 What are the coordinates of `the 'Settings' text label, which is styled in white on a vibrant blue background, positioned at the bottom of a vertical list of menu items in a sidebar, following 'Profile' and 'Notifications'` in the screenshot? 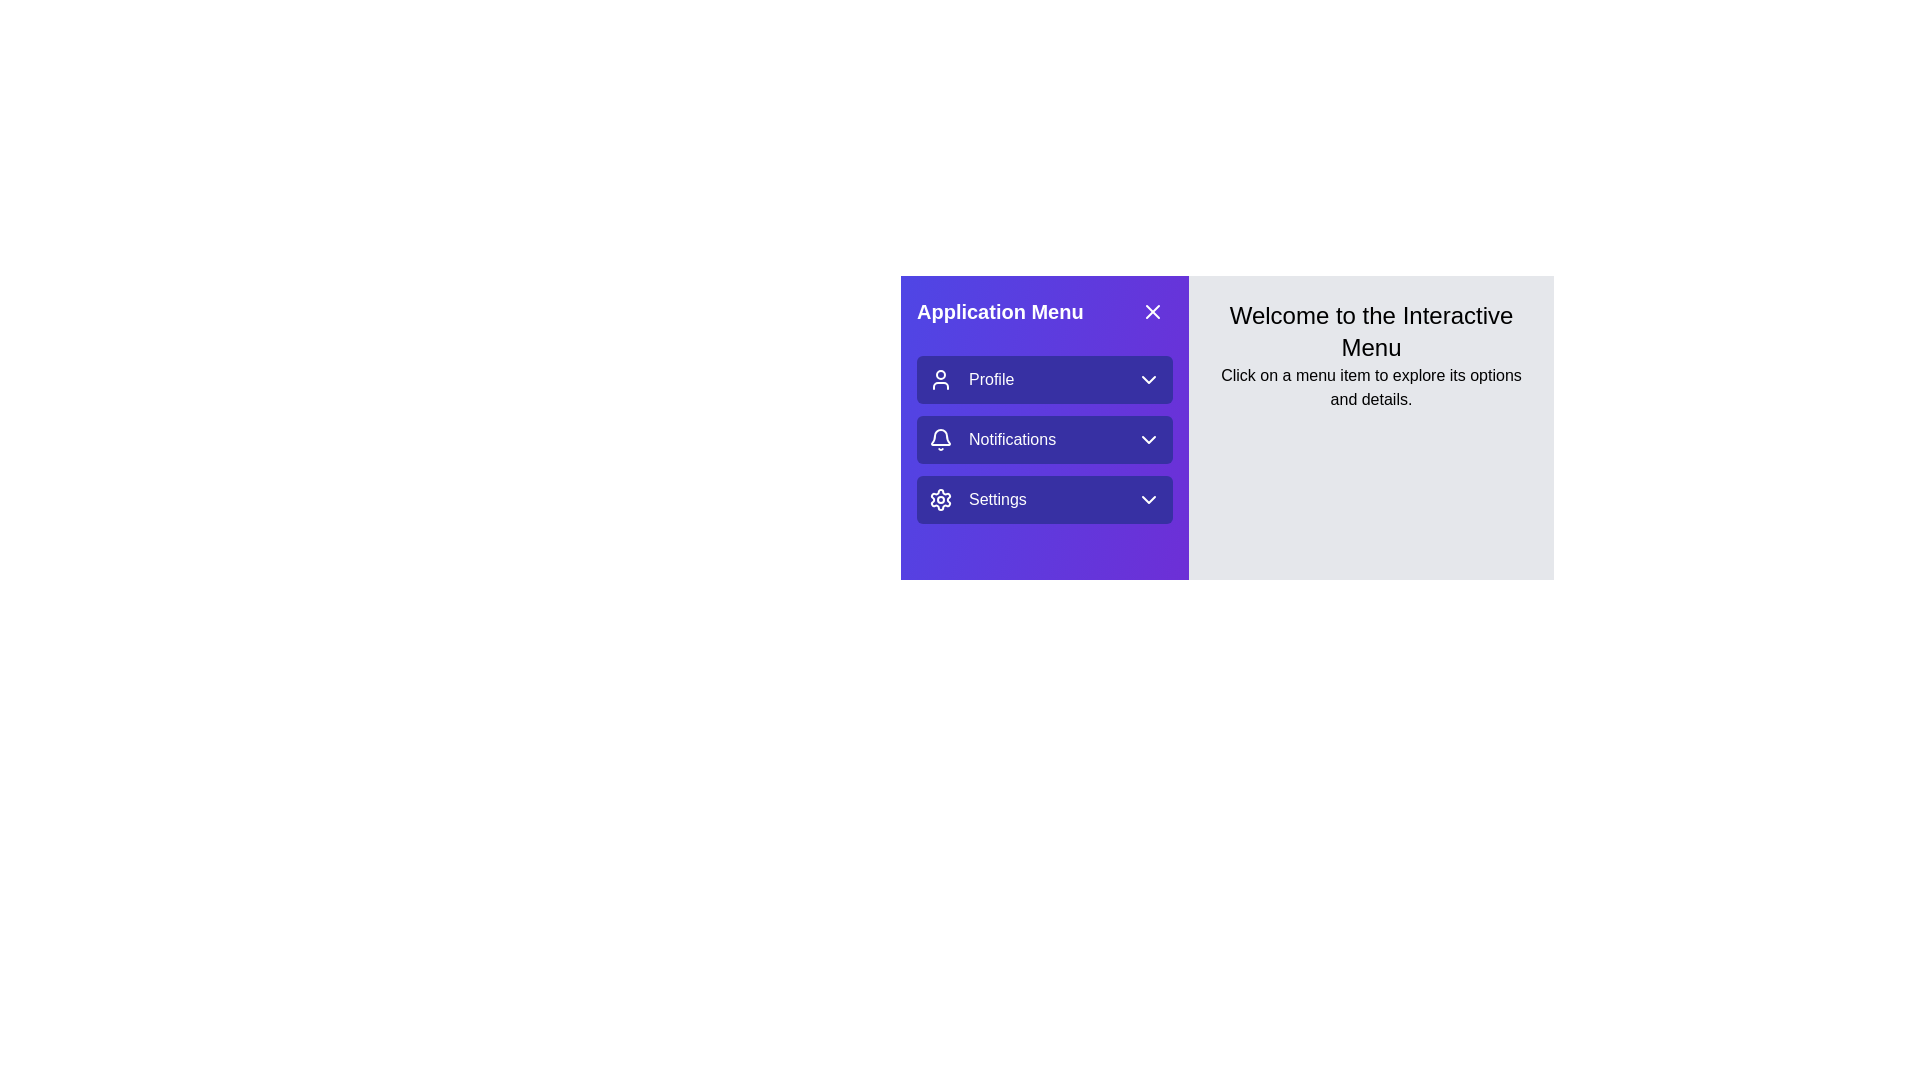 It's located at (997, 499).